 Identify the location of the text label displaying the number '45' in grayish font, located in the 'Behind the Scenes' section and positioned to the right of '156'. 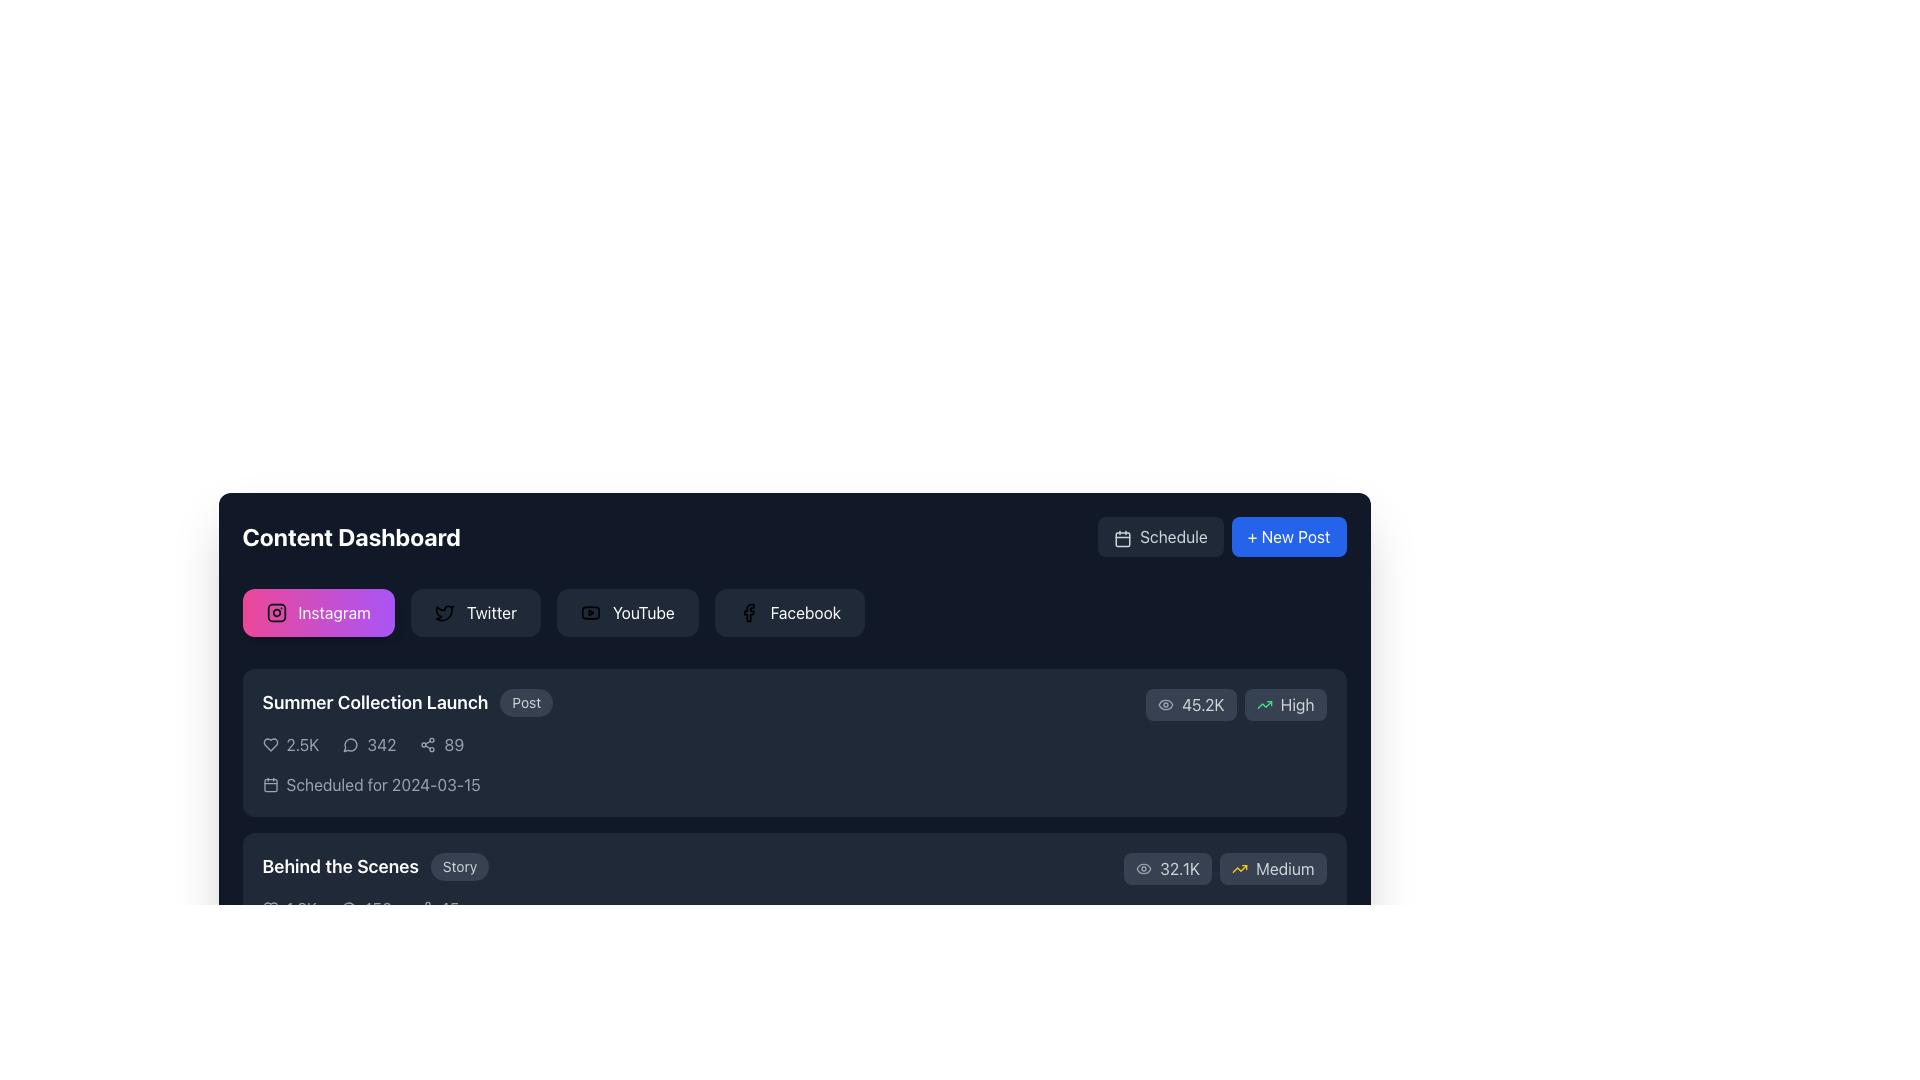
(436, 909).